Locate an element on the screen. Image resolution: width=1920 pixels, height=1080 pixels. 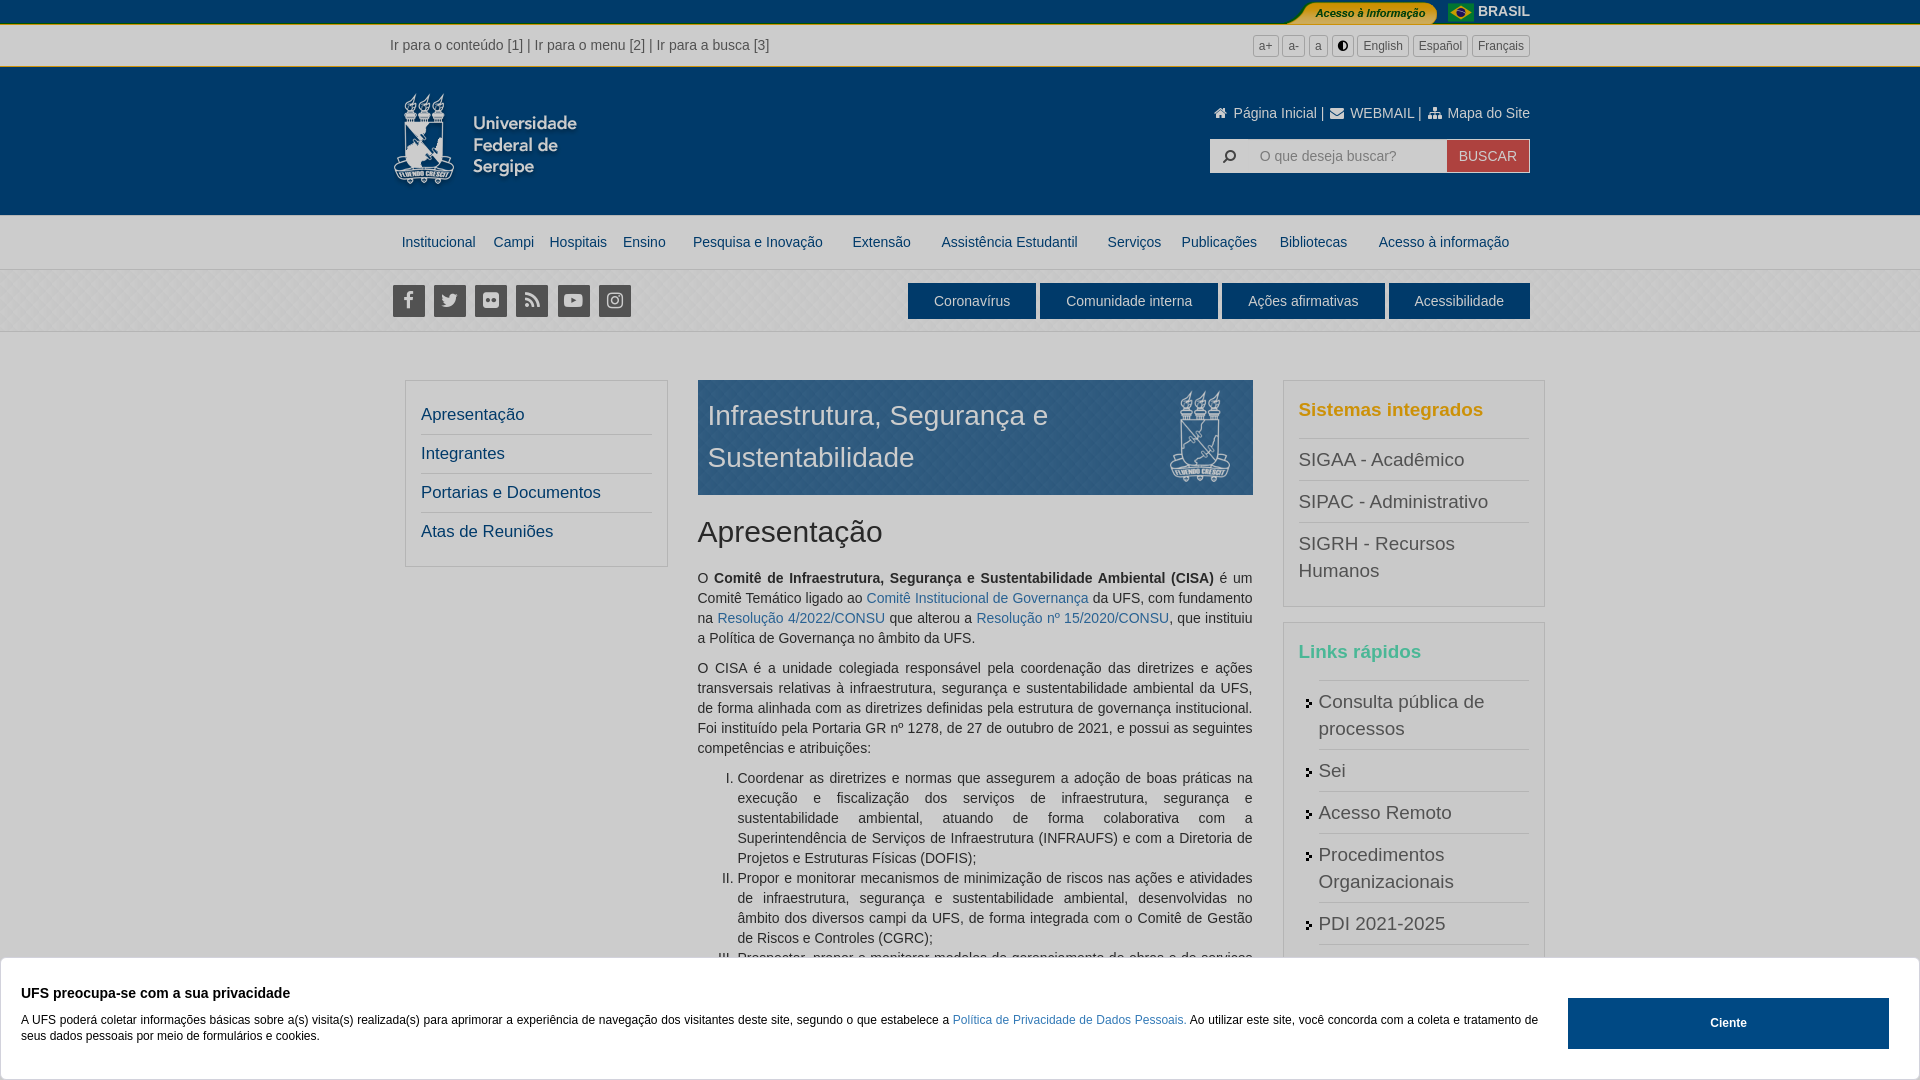
'Integrantes' is located at coordinates (420, 454).